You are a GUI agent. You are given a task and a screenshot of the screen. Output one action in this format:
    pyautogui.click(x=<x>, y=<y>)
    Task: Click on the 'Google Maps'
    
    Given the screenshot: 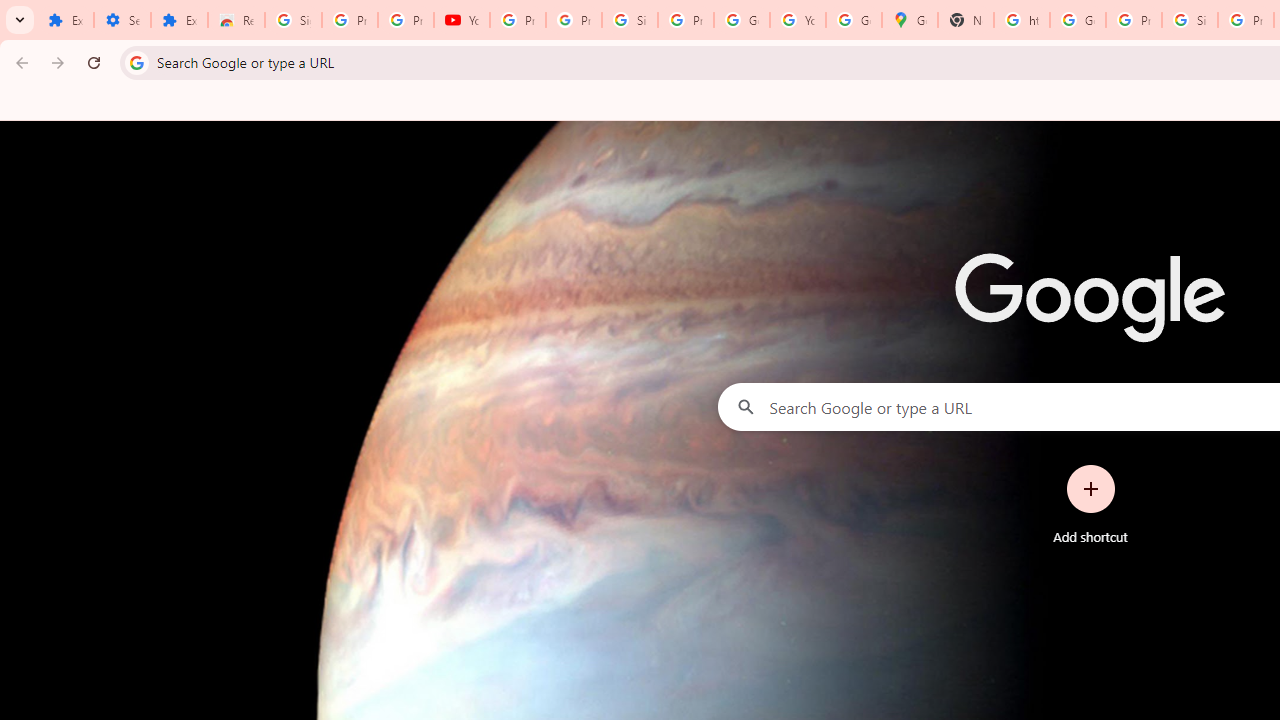 What is the action you would take?
    pyautogui.click(x=909, y=20)
    